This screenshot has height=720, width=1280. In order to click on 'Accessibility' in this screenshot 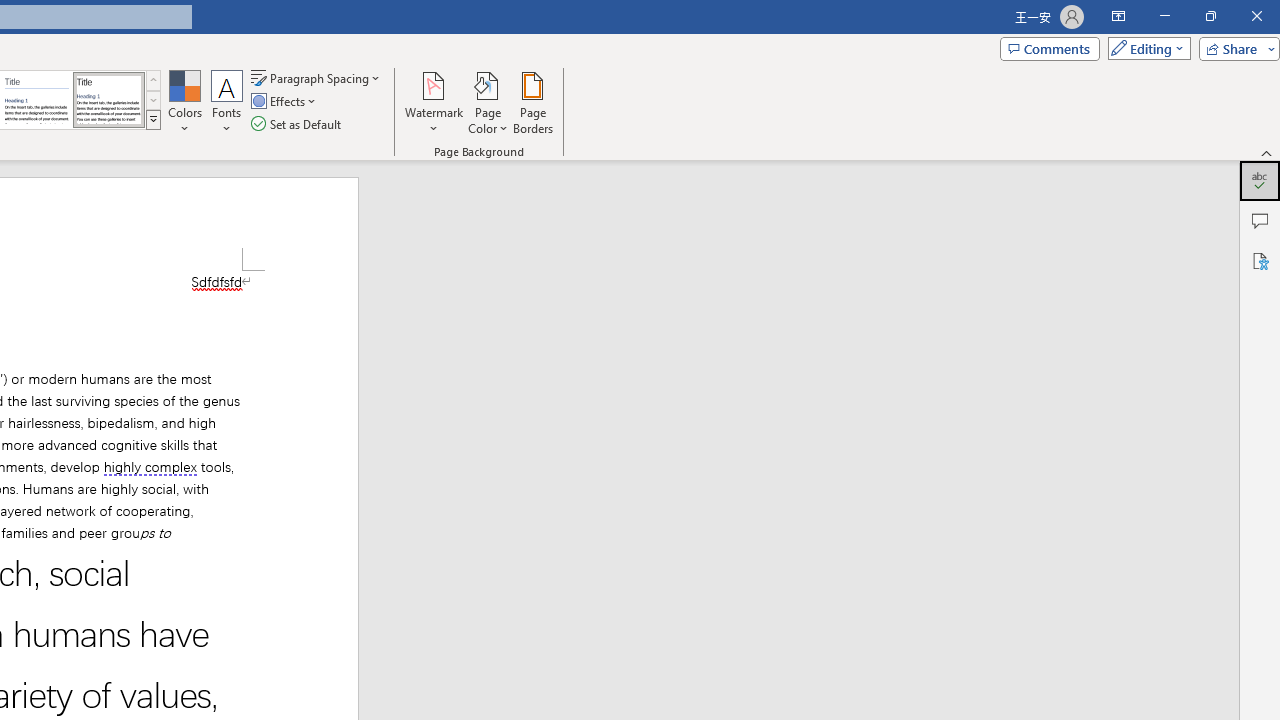, I will do `click(1259, 260)`.